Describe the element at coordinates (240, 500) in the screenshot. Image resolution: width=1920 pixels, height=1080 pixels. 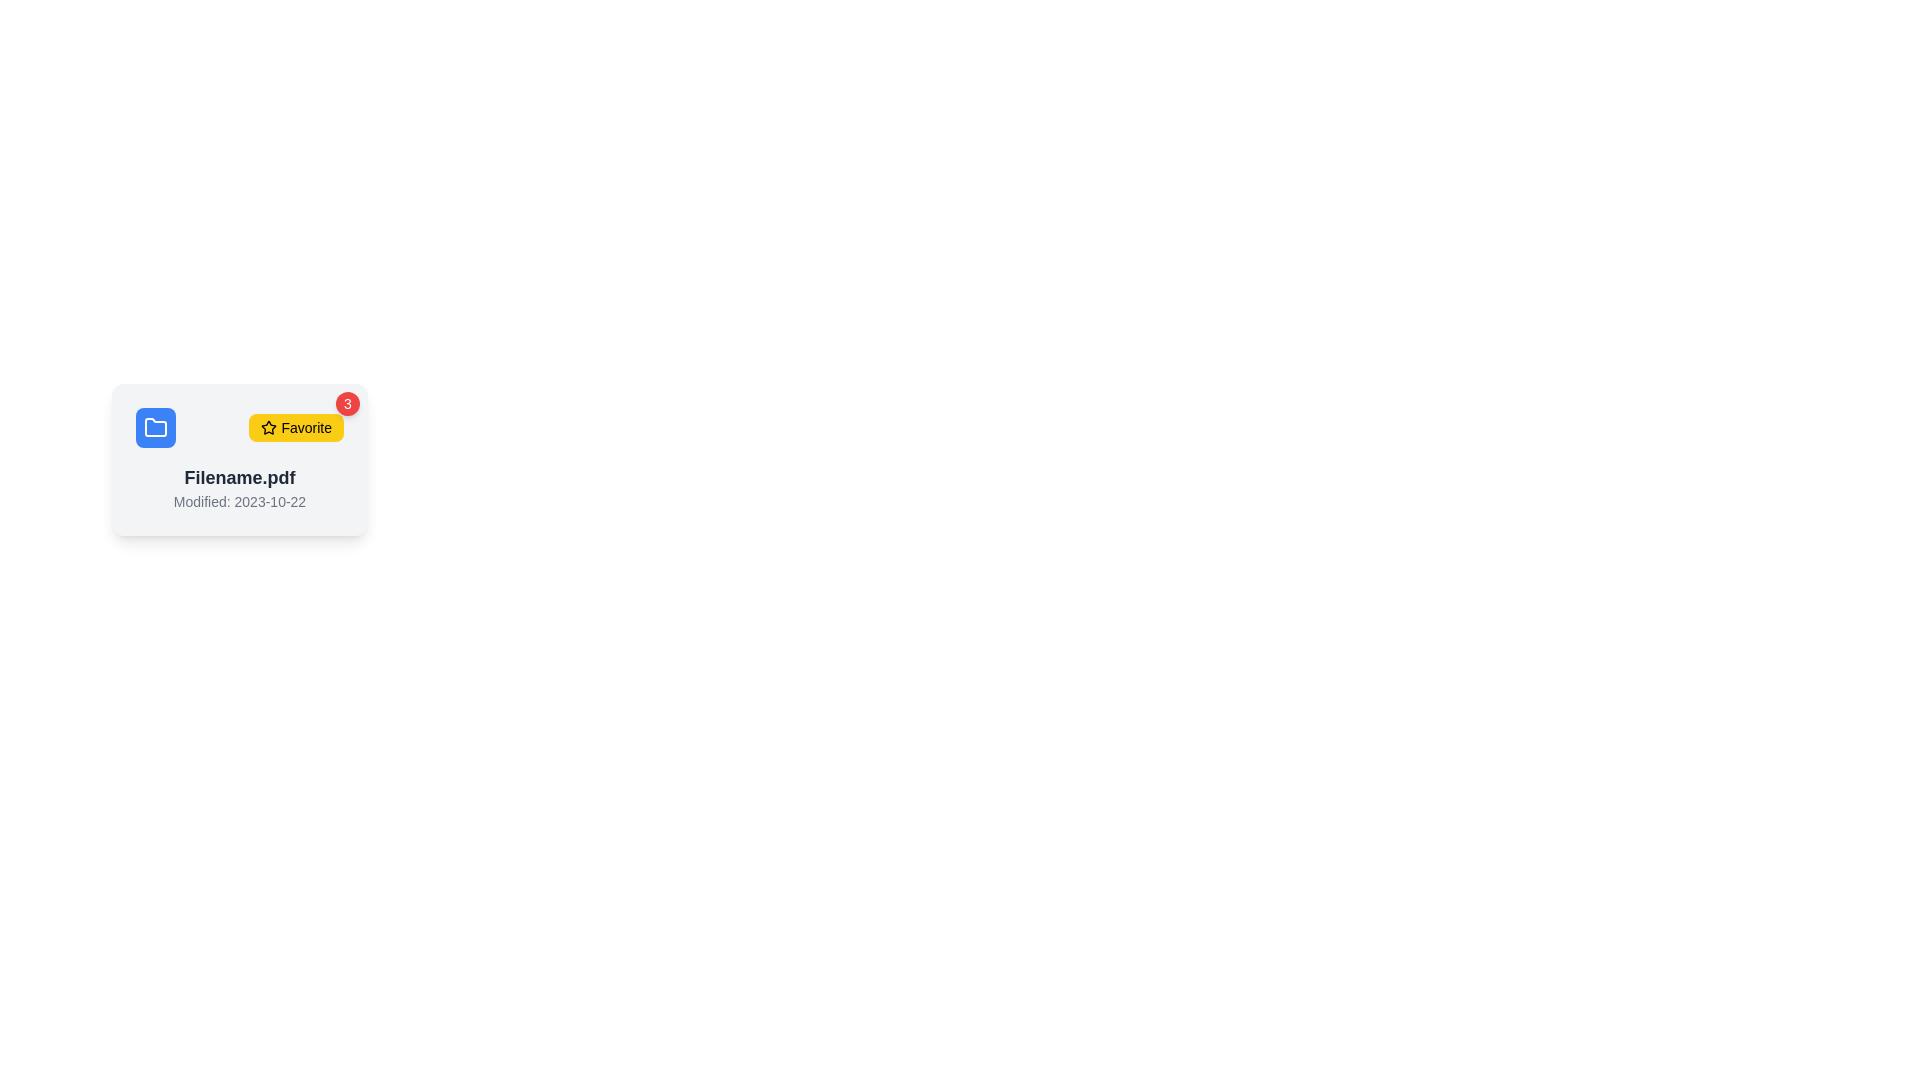
I see `the text label displaying 'Modified: 2023-10-22' located beneath the 'Filename.pdf.'` at that location.